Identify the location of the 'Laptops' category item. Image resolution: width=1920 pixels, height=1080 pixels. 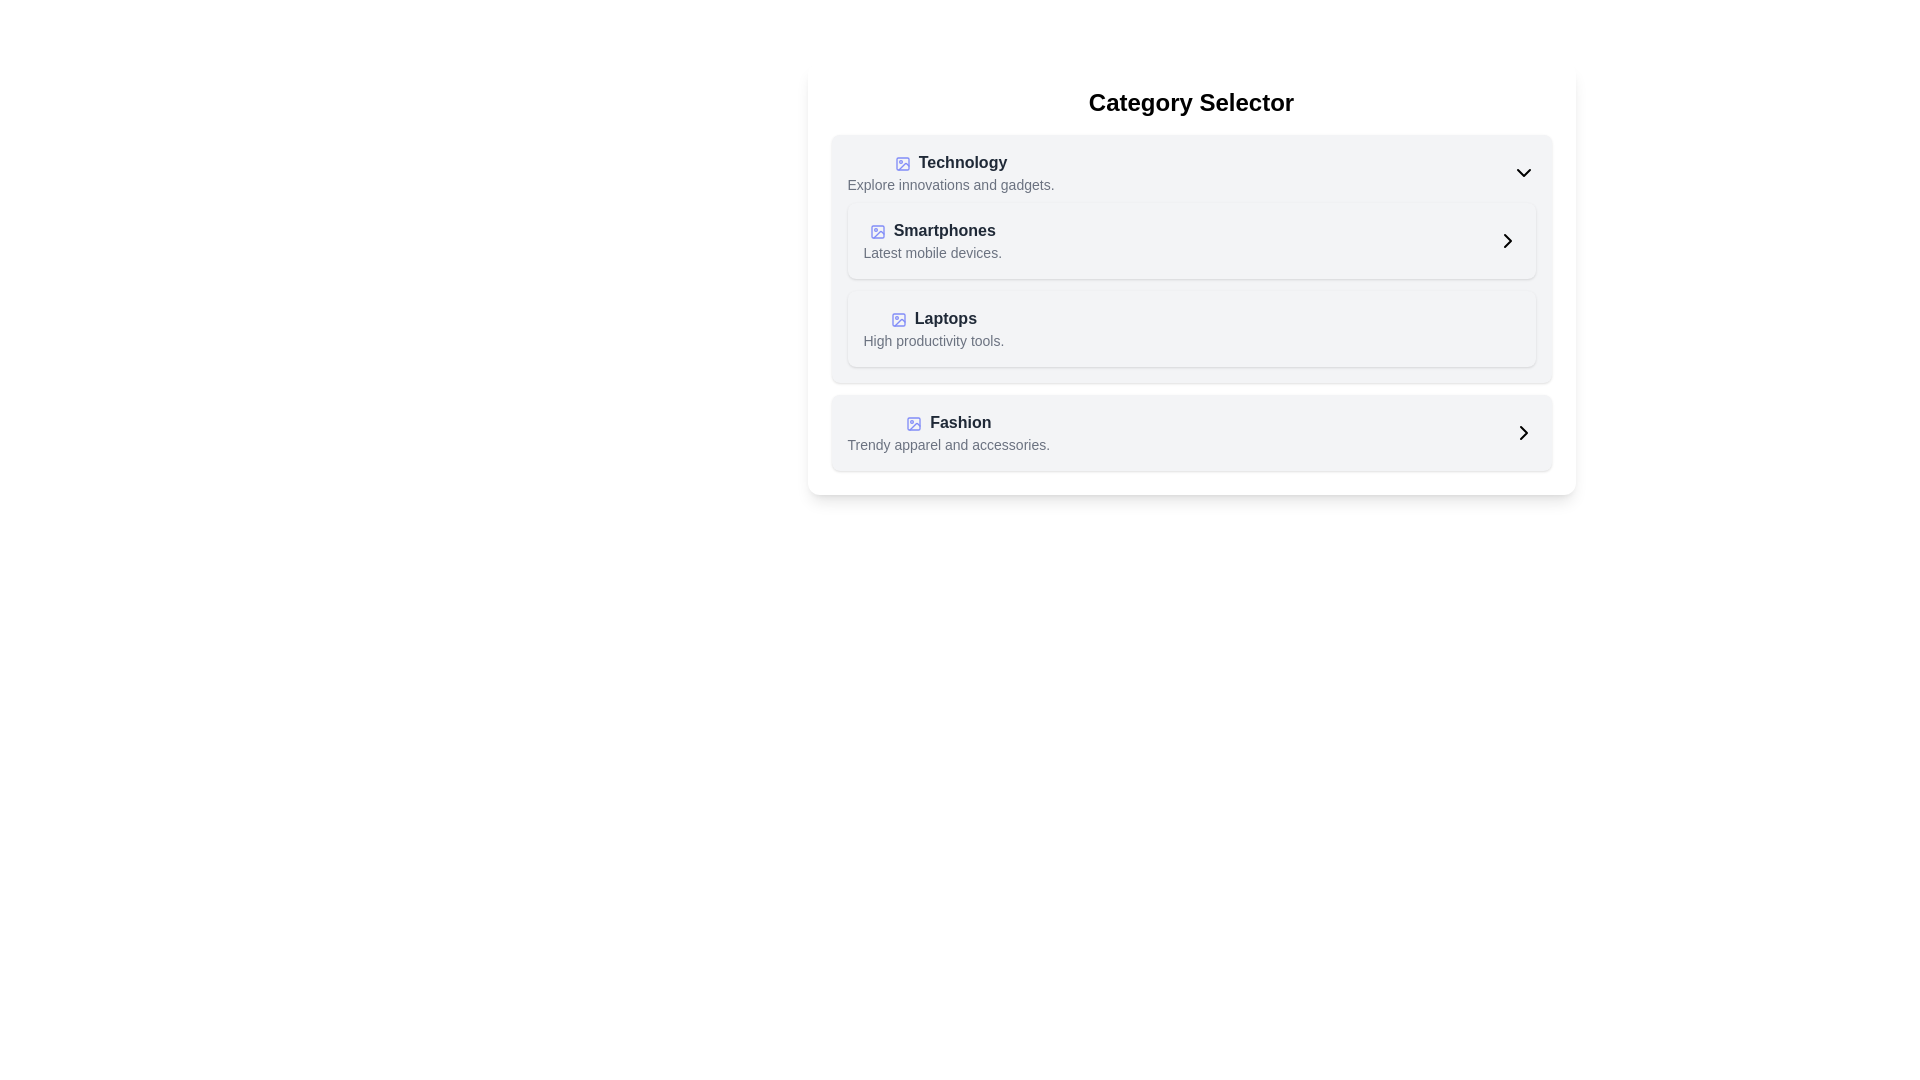
(1191, 327).